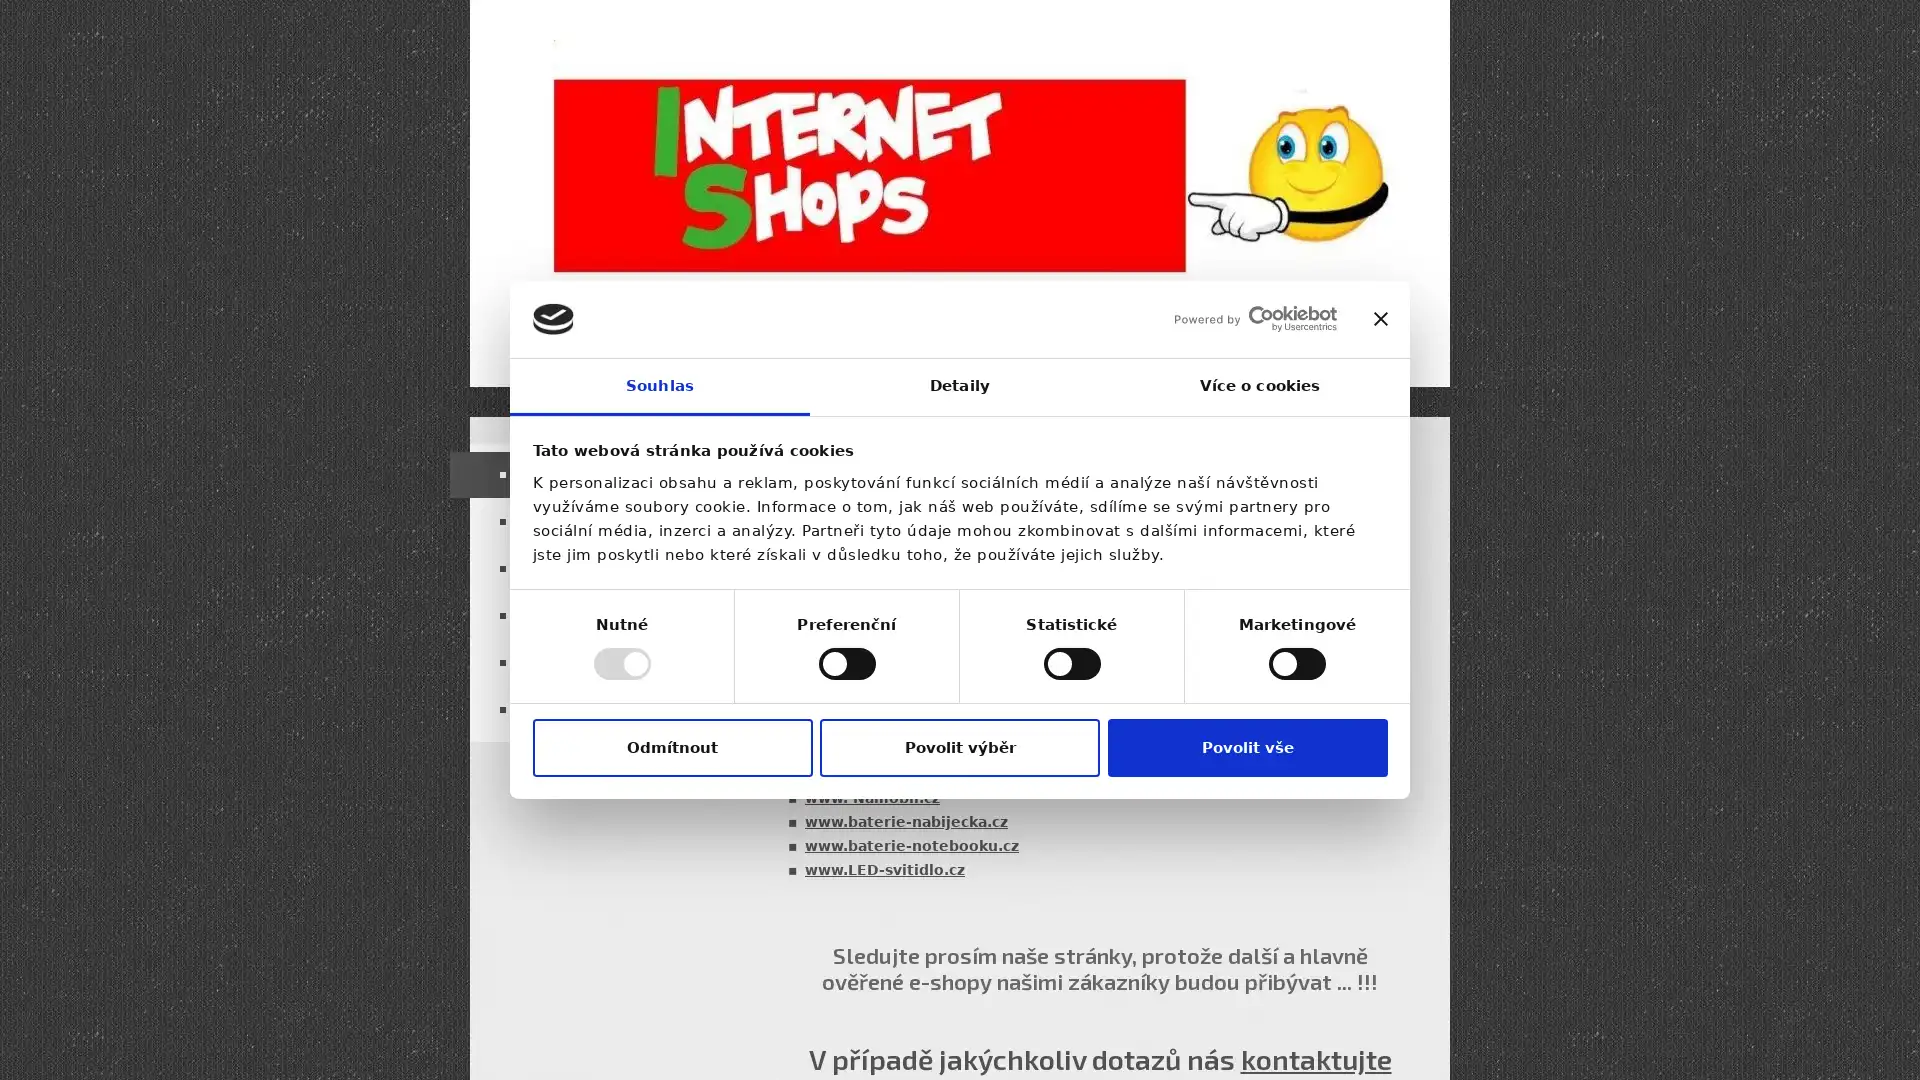  I want to click on Zavrit banner, so click(1379, 318).